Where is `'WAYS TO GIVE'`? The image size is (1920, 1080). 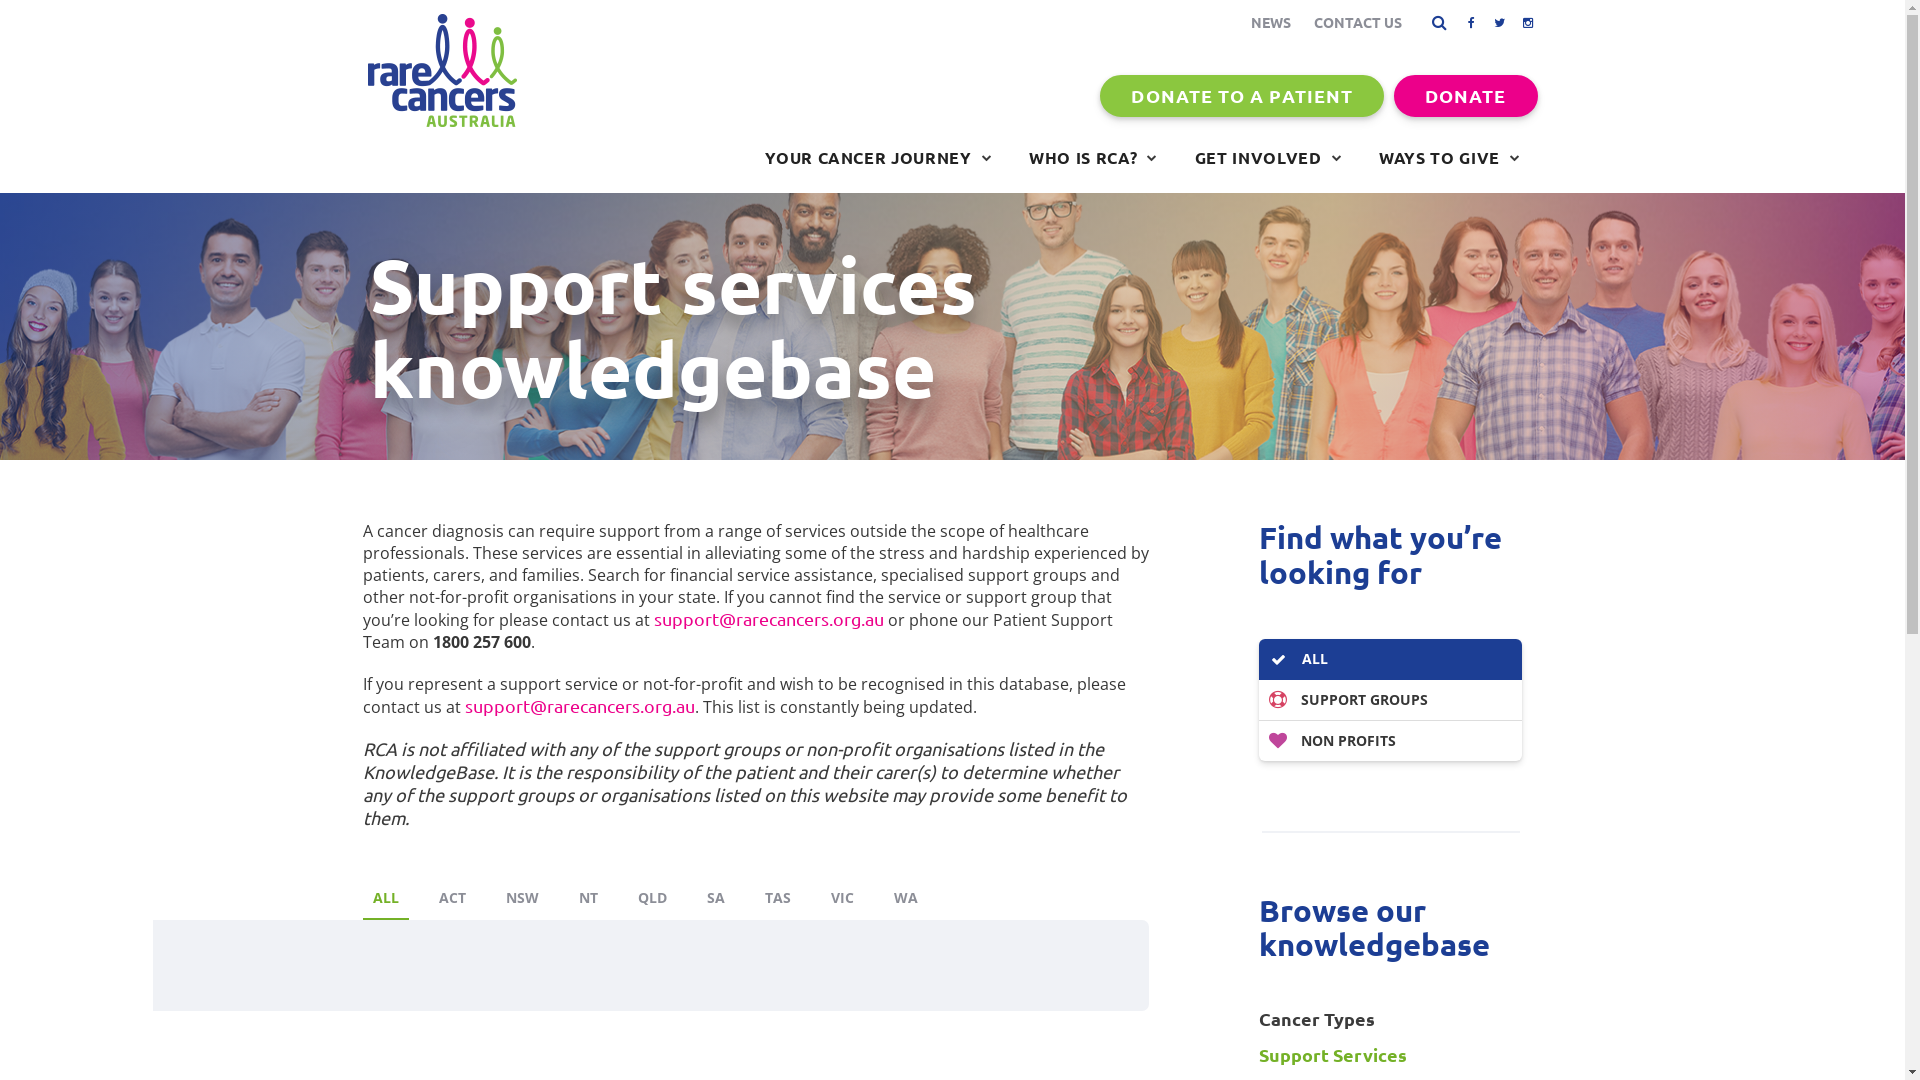
'WAYS TO GIVE' is located at coordinates (1449, 157).